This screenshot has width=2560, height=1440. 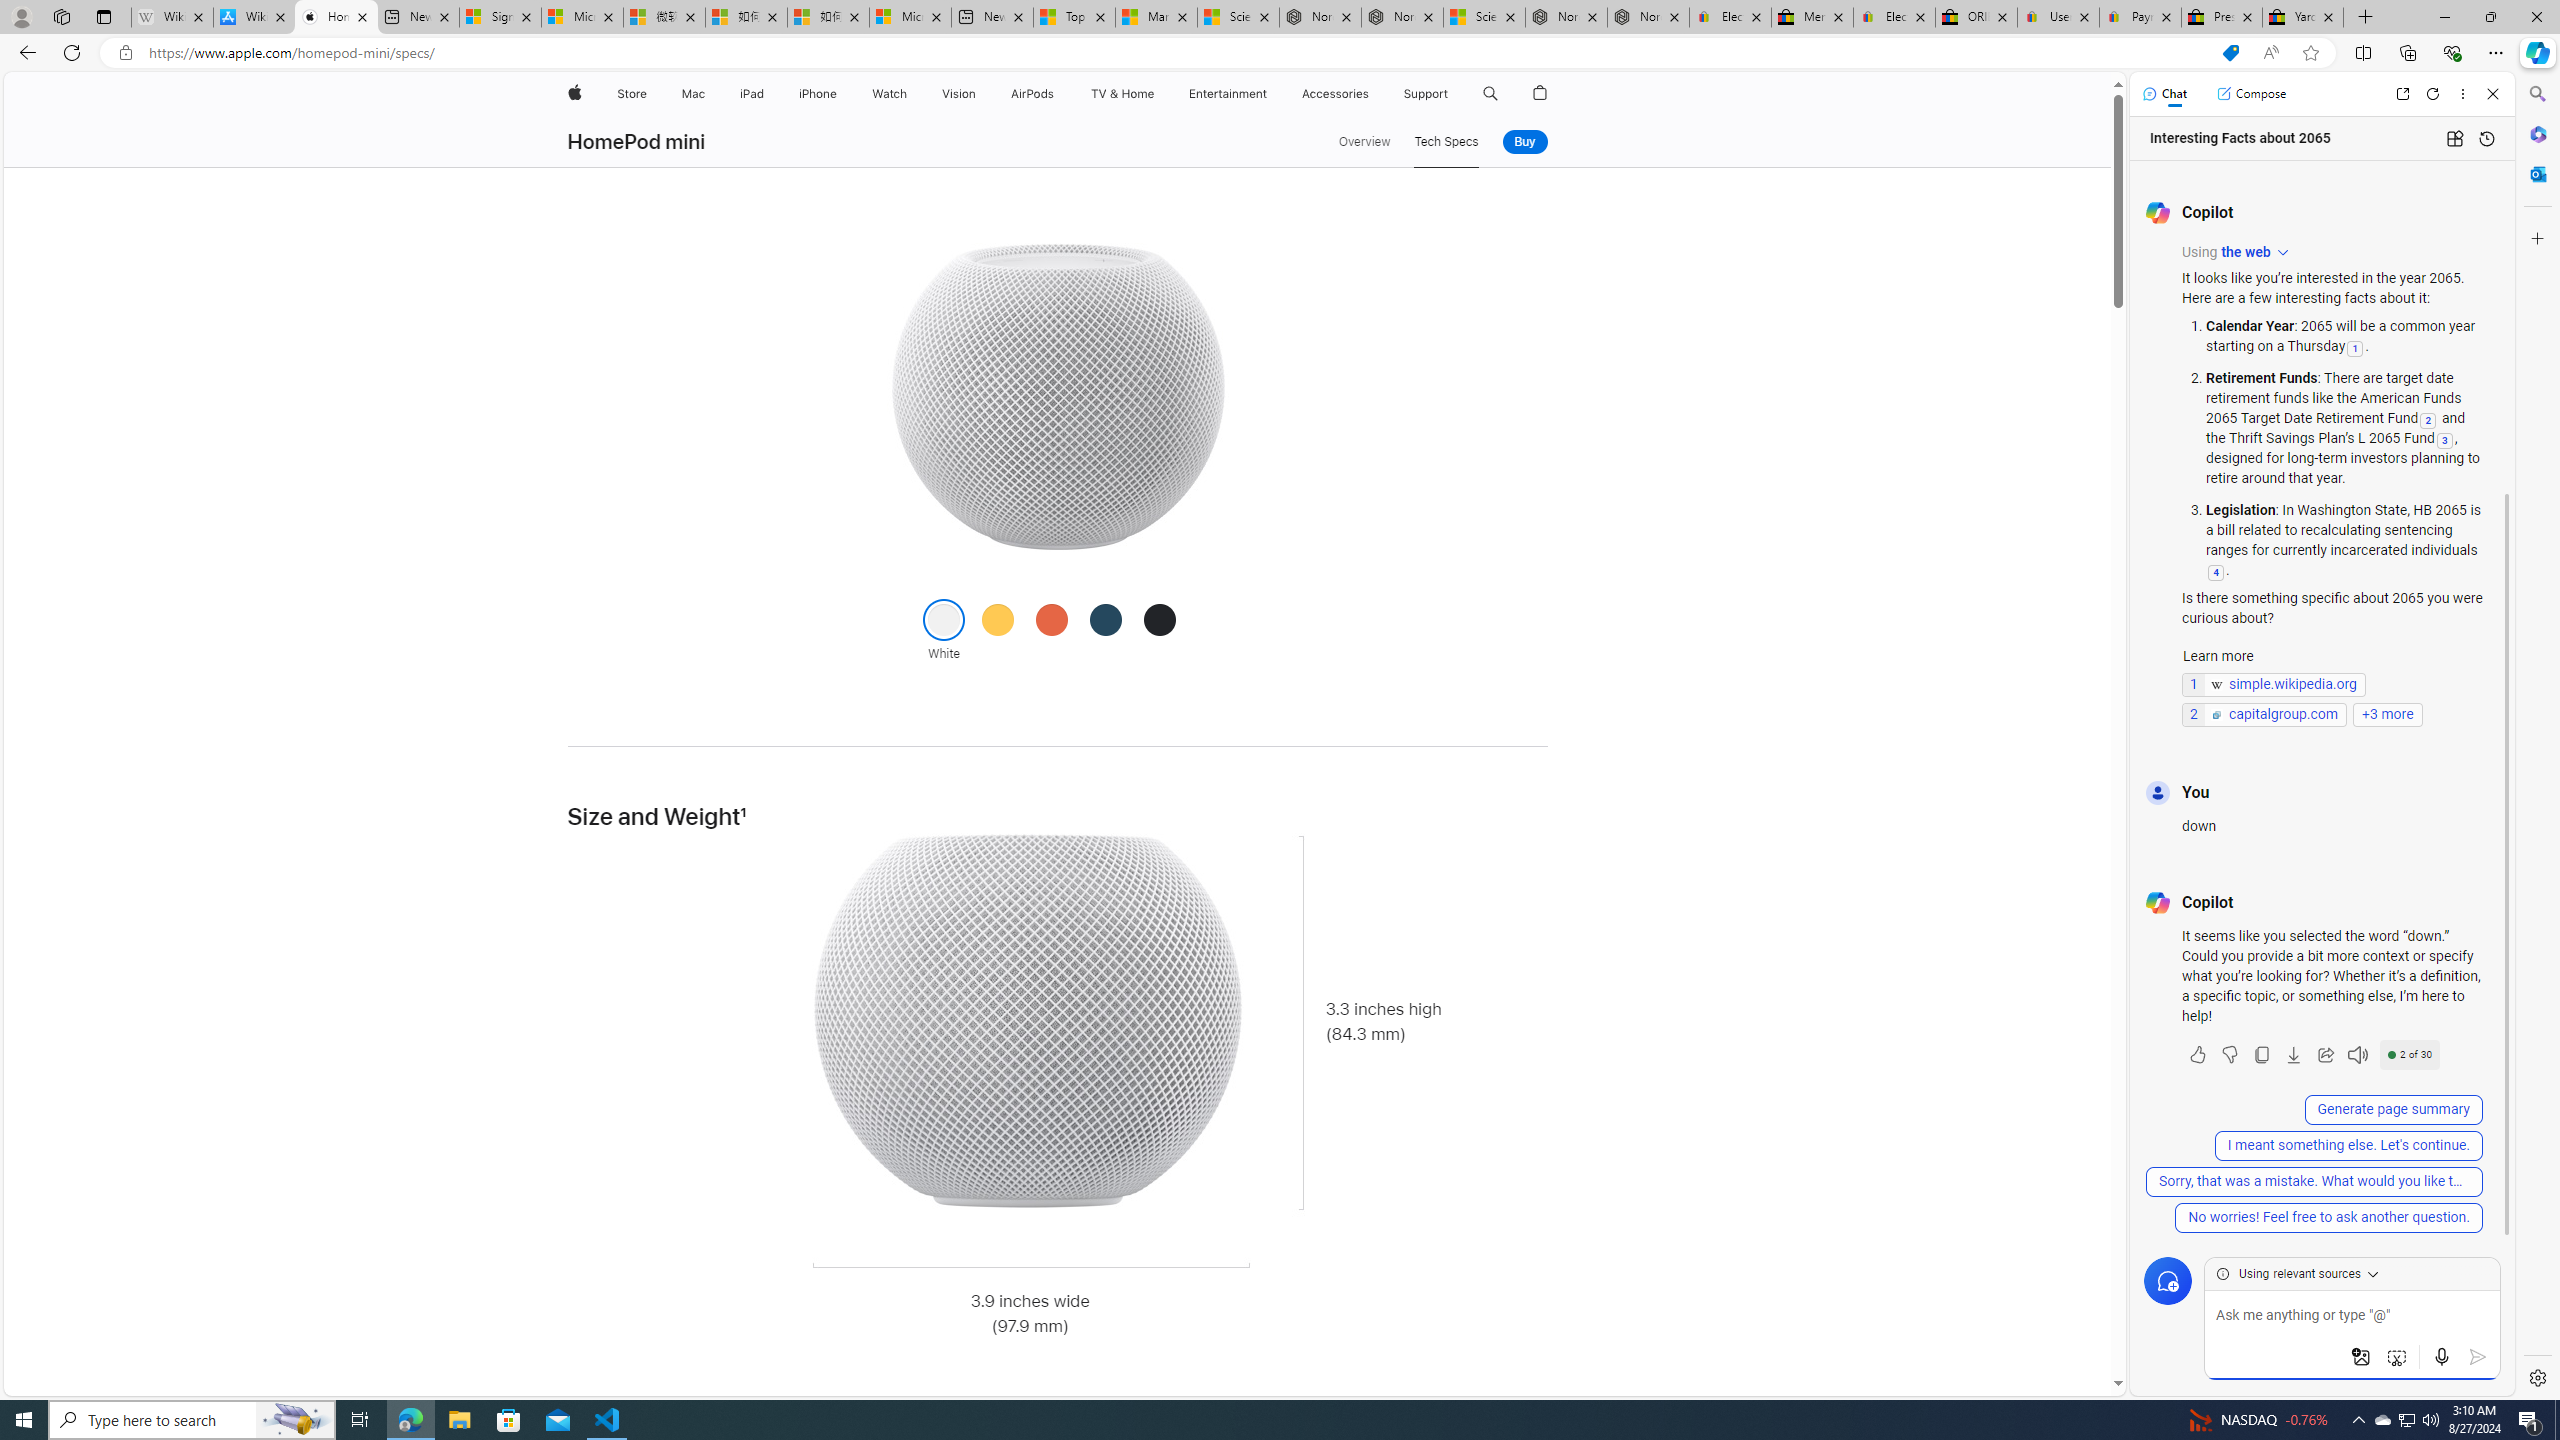 What do you see at coordinates (1363, 141) in the screenshot?
I see `'Overview'` at bounding box center [1363, 141].